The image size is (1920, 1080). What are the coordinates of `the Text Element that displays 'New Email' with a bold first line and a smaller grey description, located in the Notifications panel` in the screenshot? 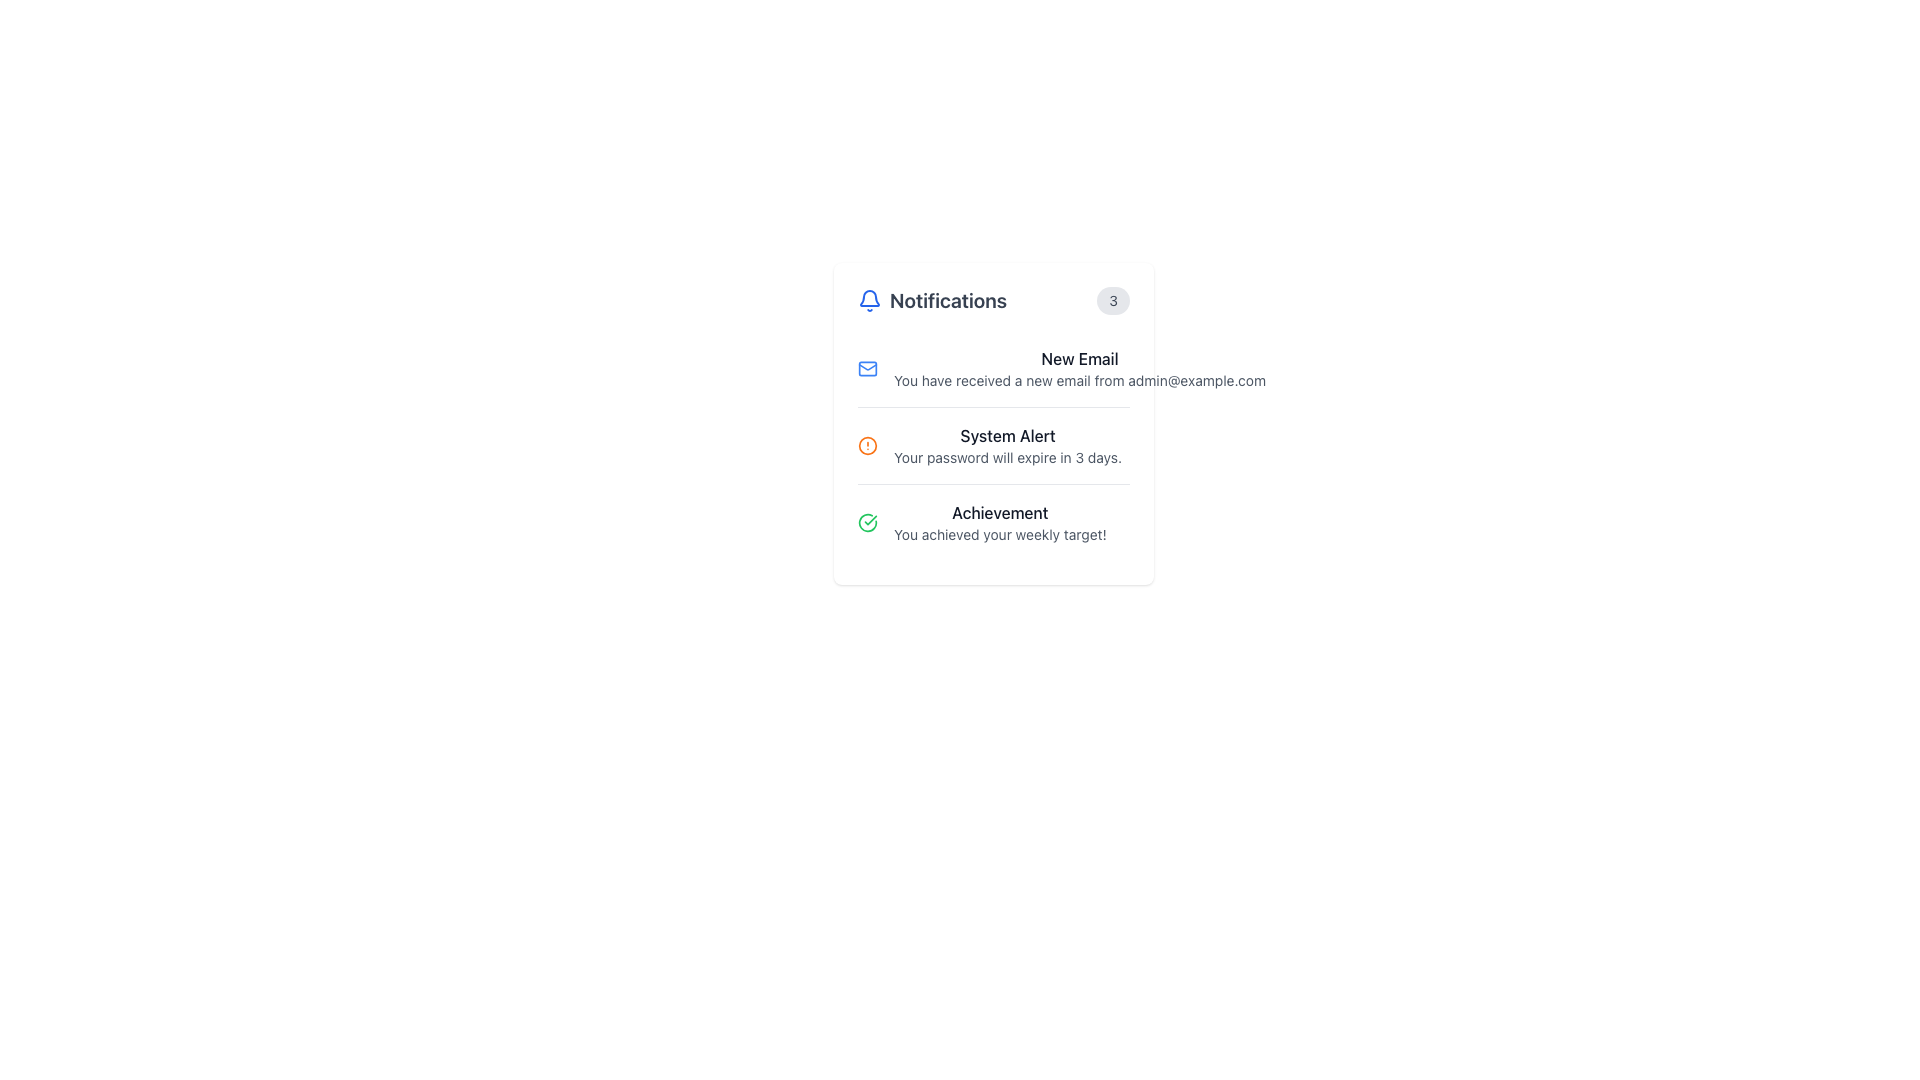 It's located at (1079, 369).